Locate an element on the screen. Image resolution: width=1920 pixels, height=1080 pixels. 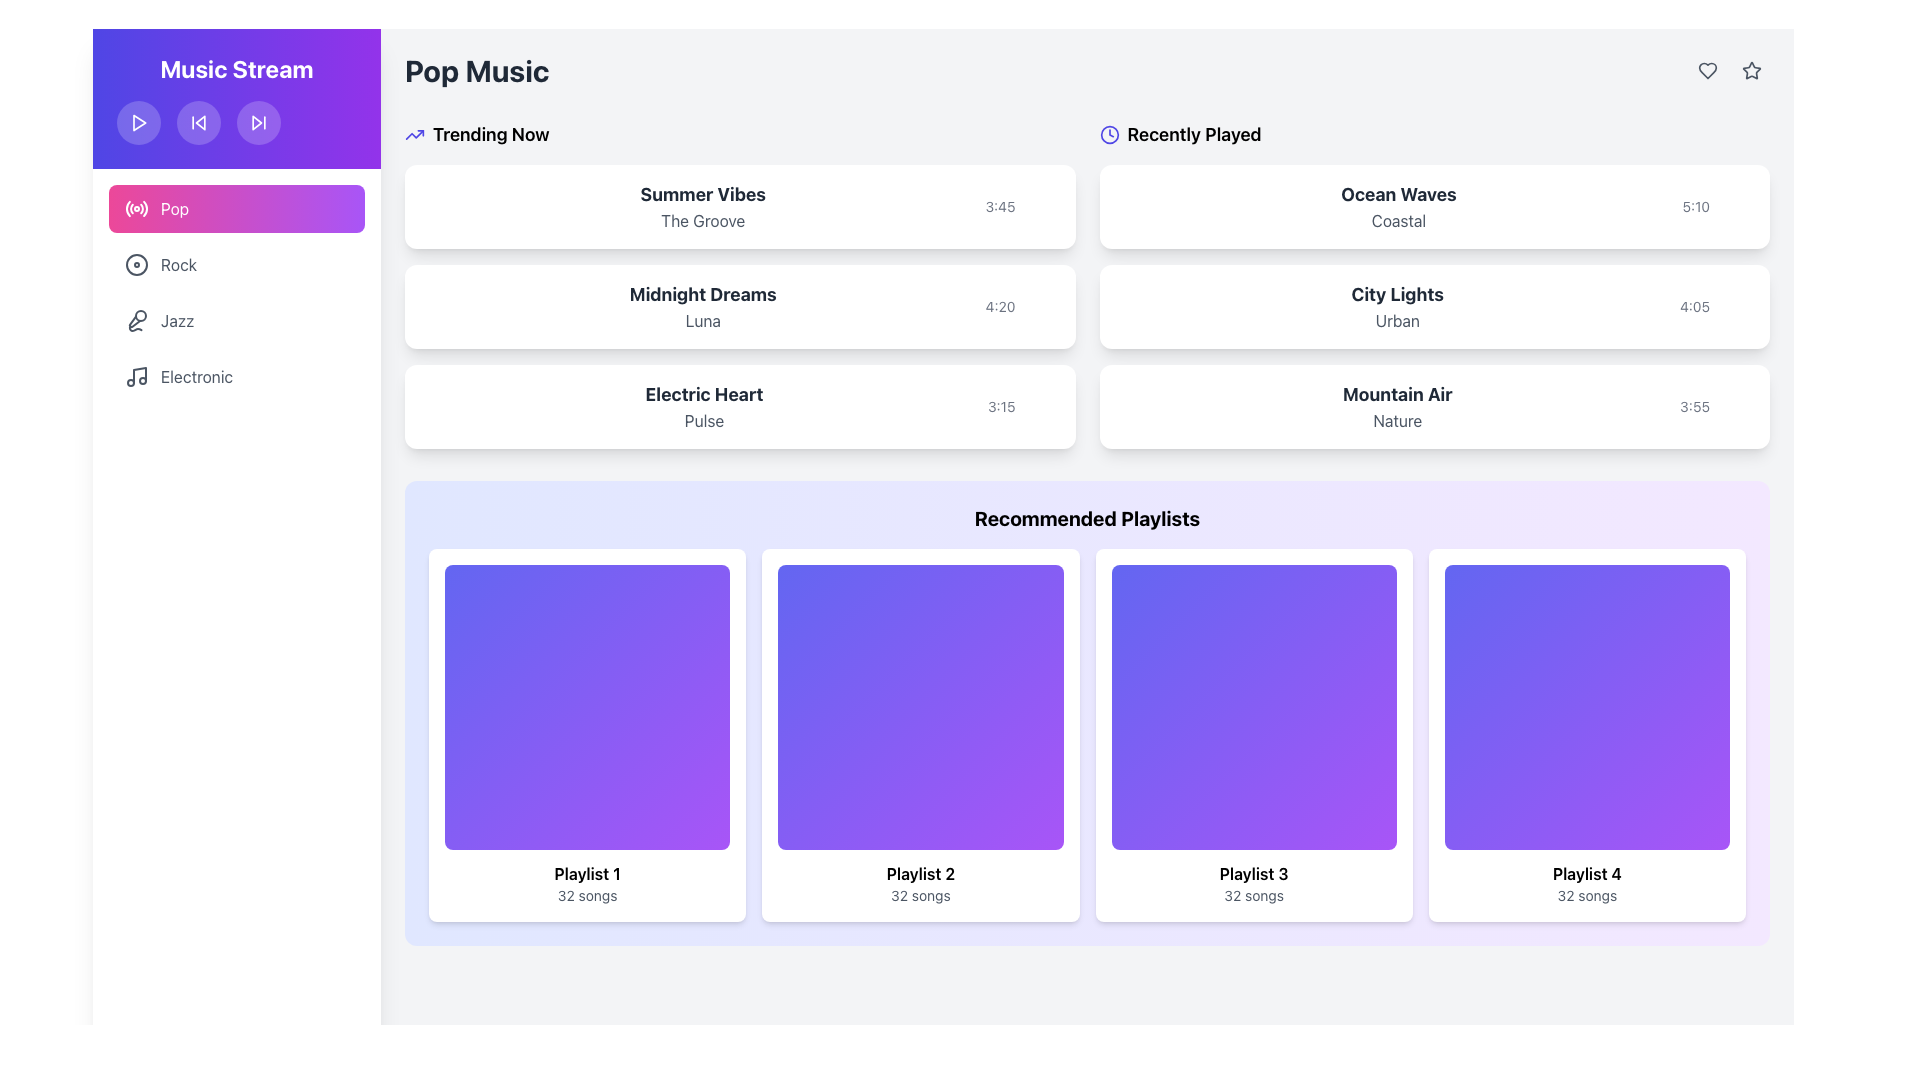
the middle circular media control button in the left sidebar under the 'Music Stream' heading to observe a visual color change is located at coordinates (198, 123).